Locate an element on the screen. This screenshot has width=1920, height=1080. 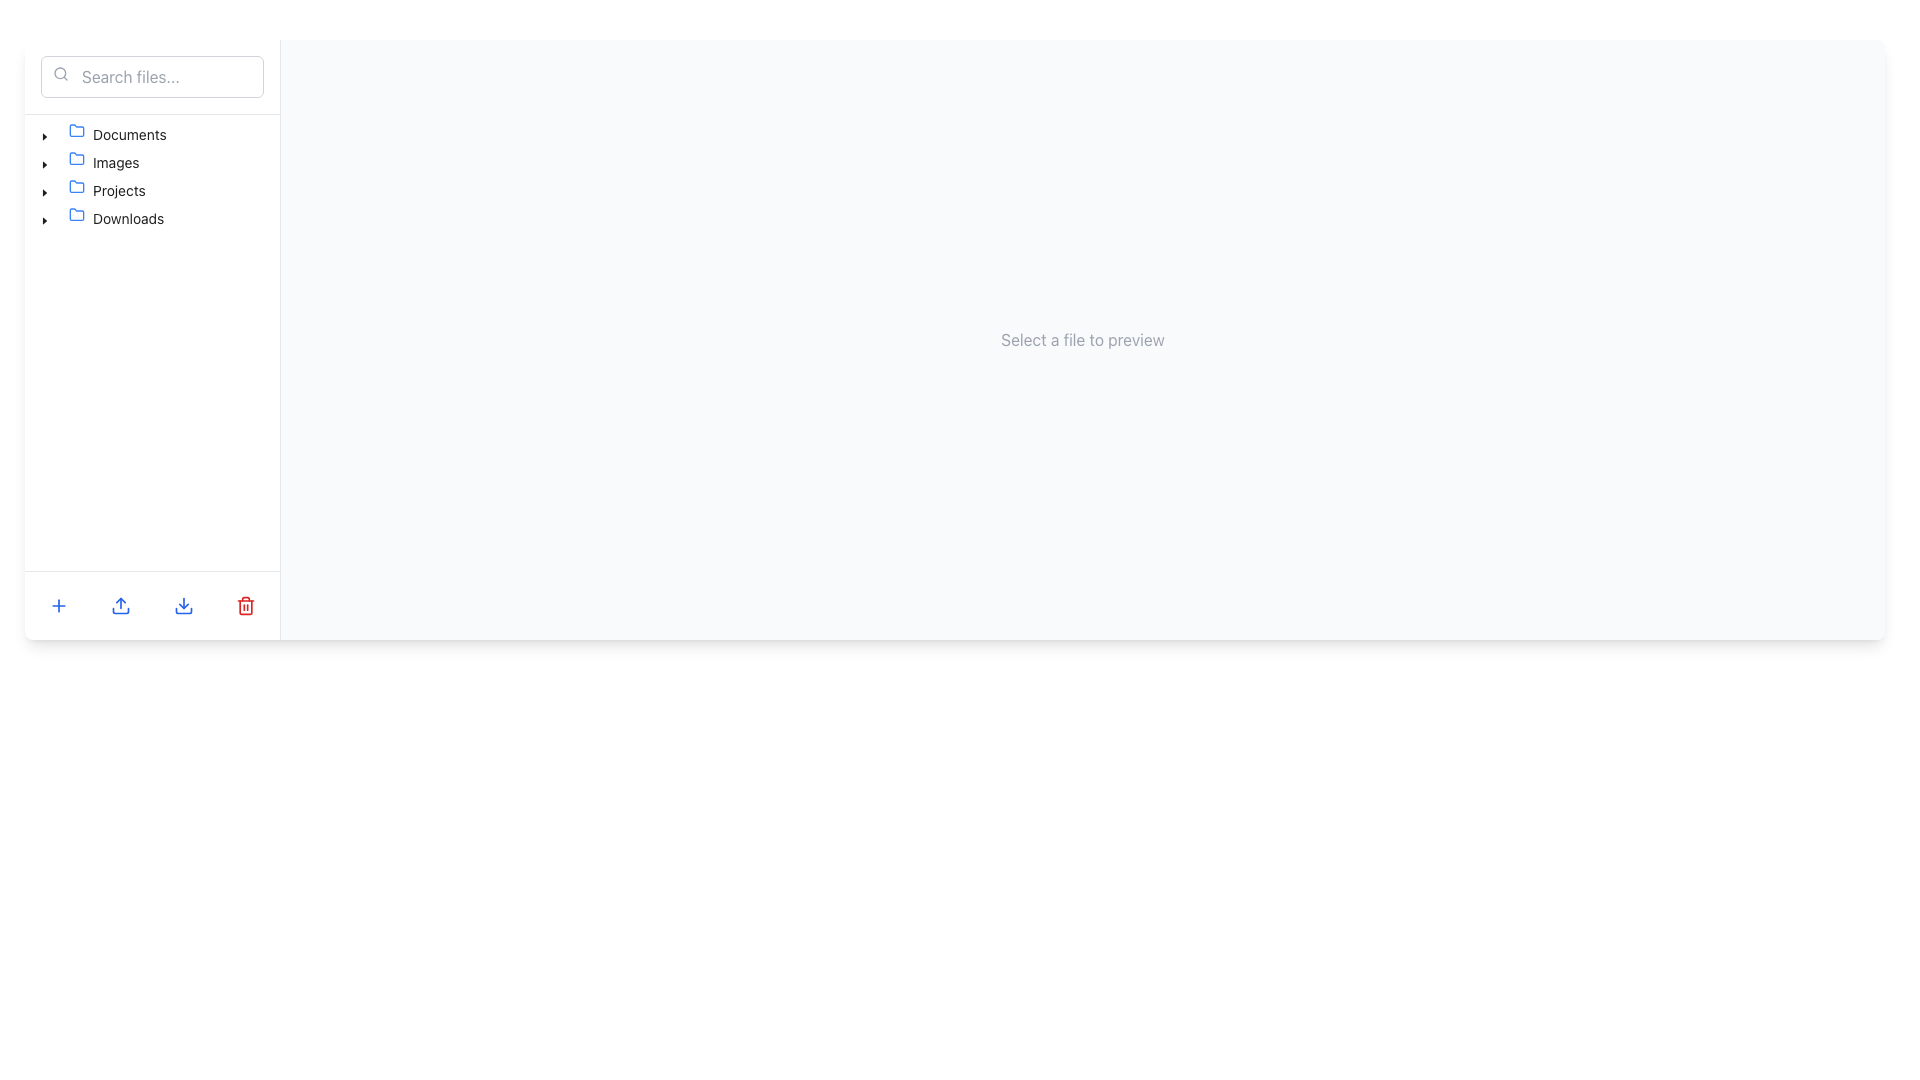
the navigational folder icon located to the left of the 'Documents' label in the vertical list is located at coordinates (76, 131).